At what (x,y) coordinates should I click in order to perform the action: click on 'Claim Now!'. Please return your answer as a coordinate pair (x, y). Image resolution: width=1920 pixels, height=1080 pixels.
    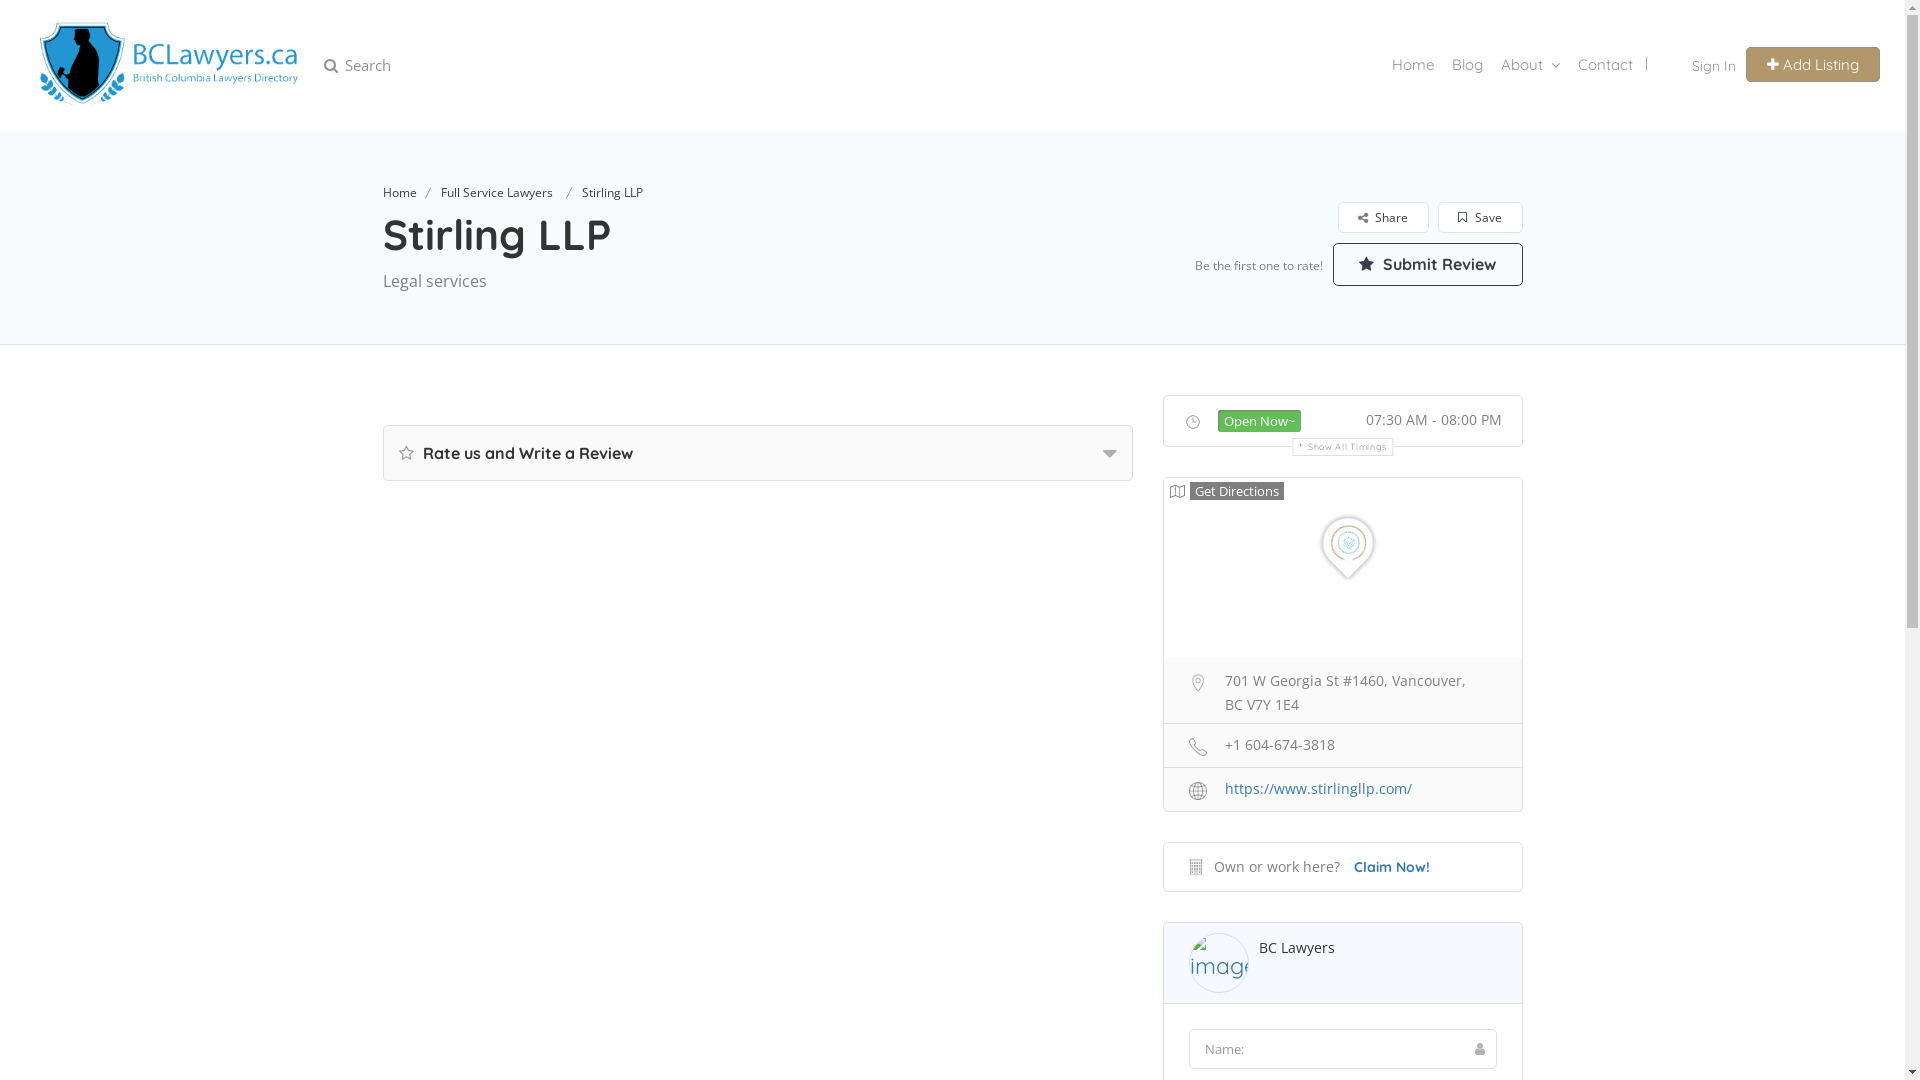
    Looking at the image, I should click on (1391, 866).